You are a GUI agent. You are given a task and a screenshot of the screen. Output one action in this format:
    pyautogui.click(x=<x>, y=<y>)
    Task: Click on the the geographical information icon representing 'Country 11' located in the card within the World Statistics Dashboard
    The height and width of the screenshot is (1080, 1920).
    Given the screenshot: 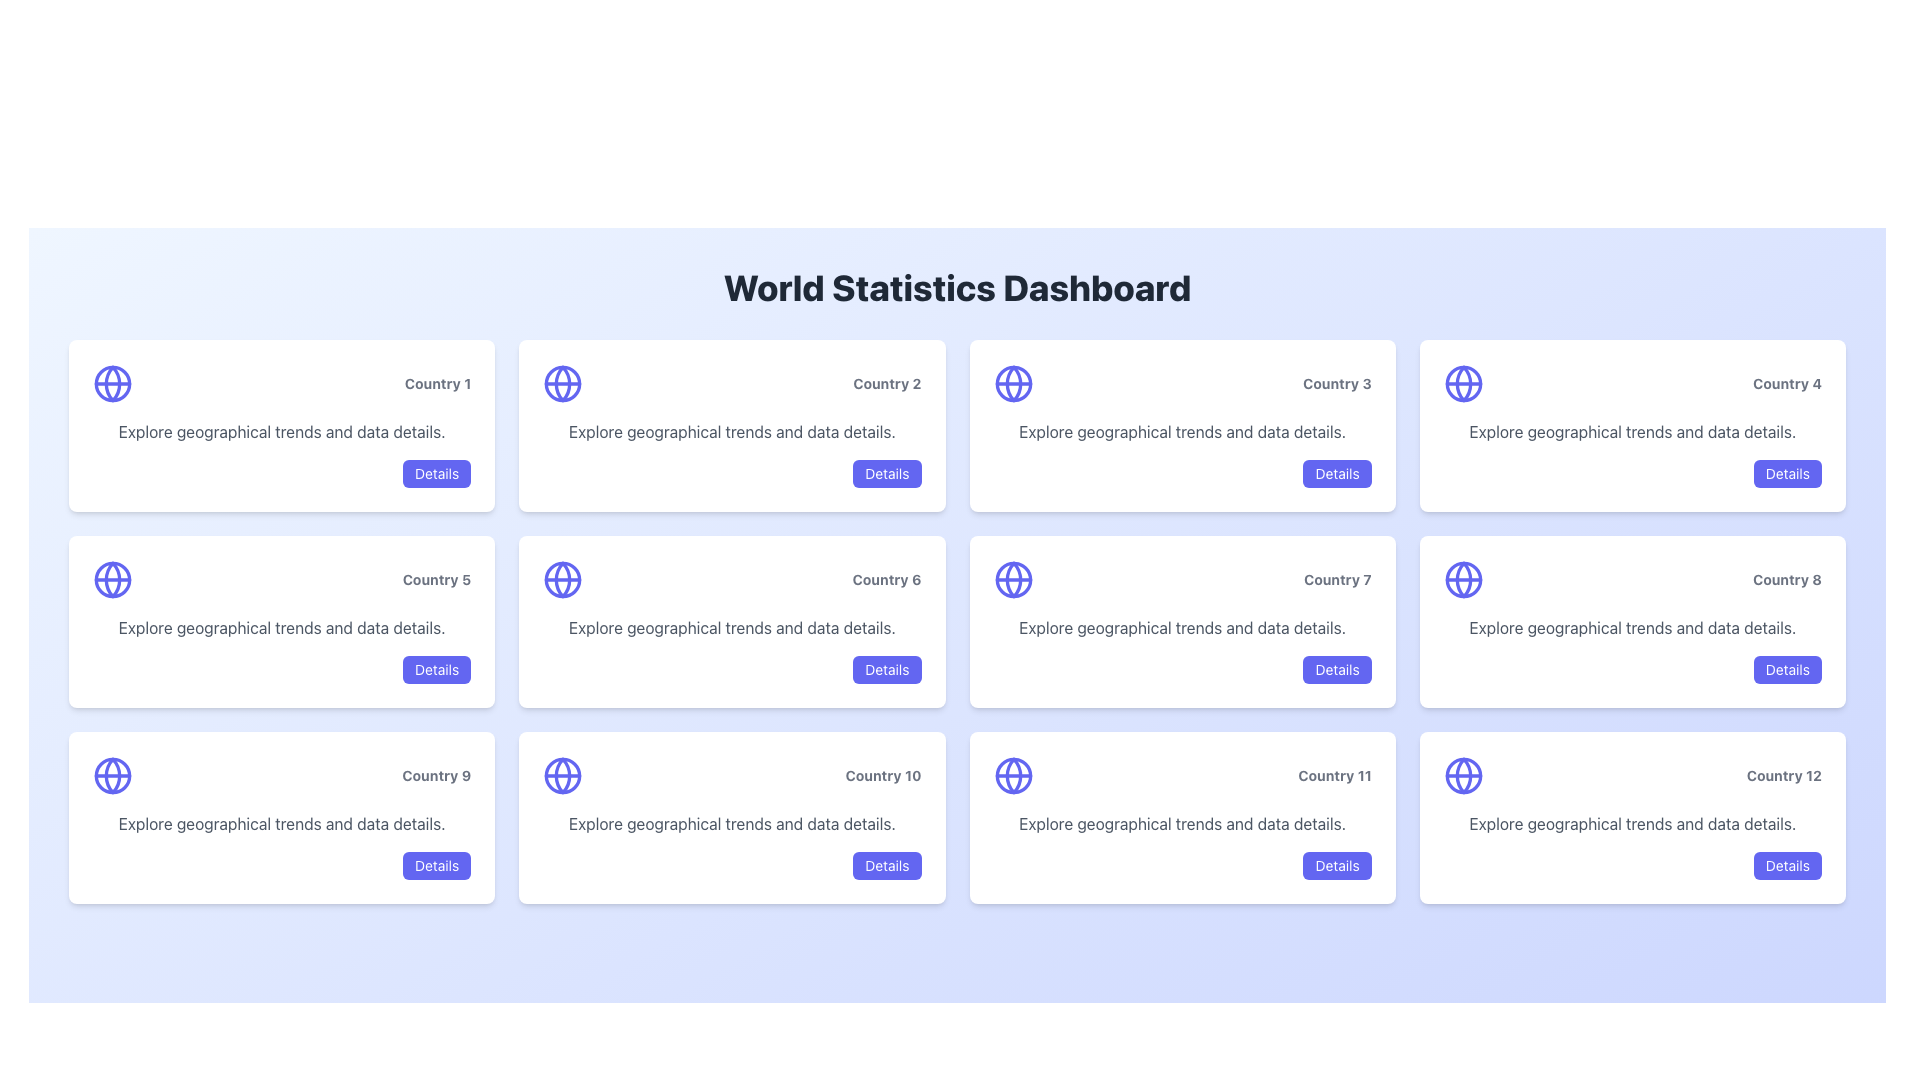 What is the action you would take?
    pyautogui.click(x=1013, y=774)
    